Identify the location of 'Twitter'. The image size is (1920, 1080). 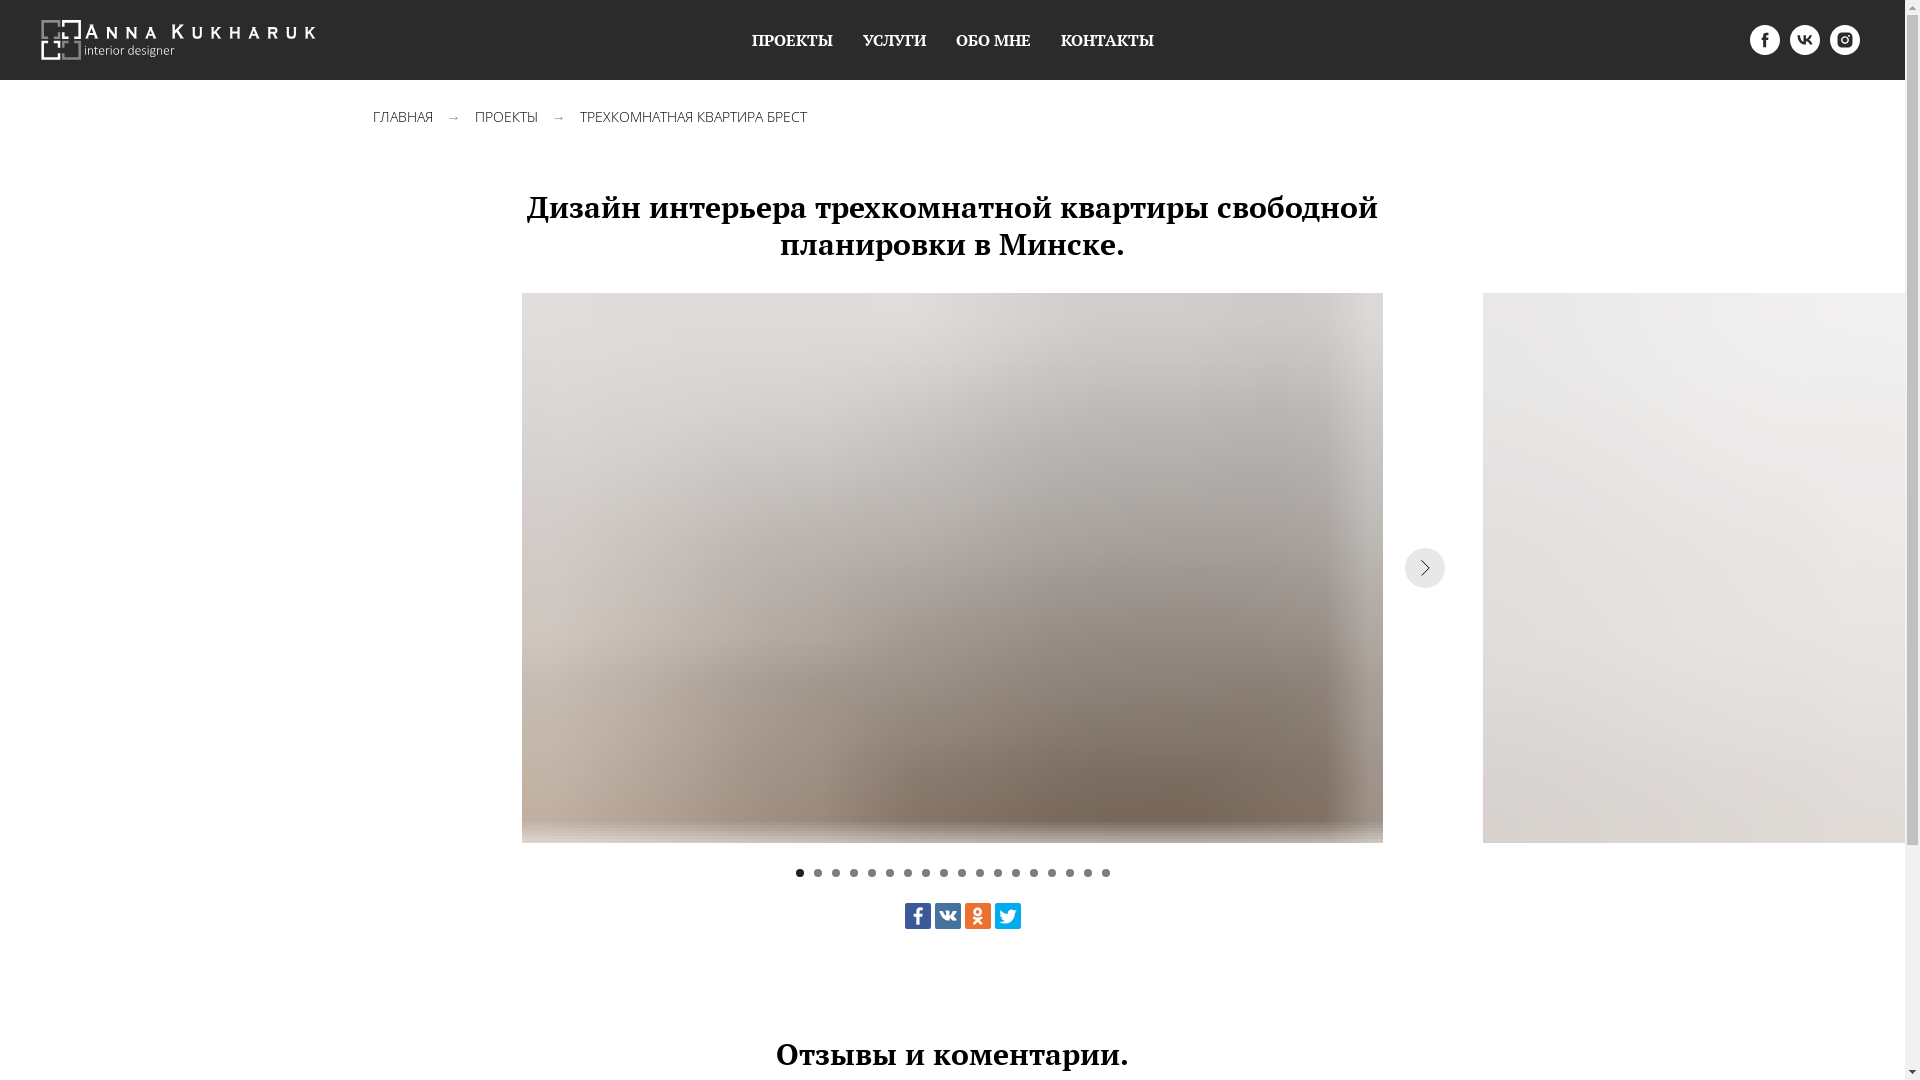
(1007, 915).